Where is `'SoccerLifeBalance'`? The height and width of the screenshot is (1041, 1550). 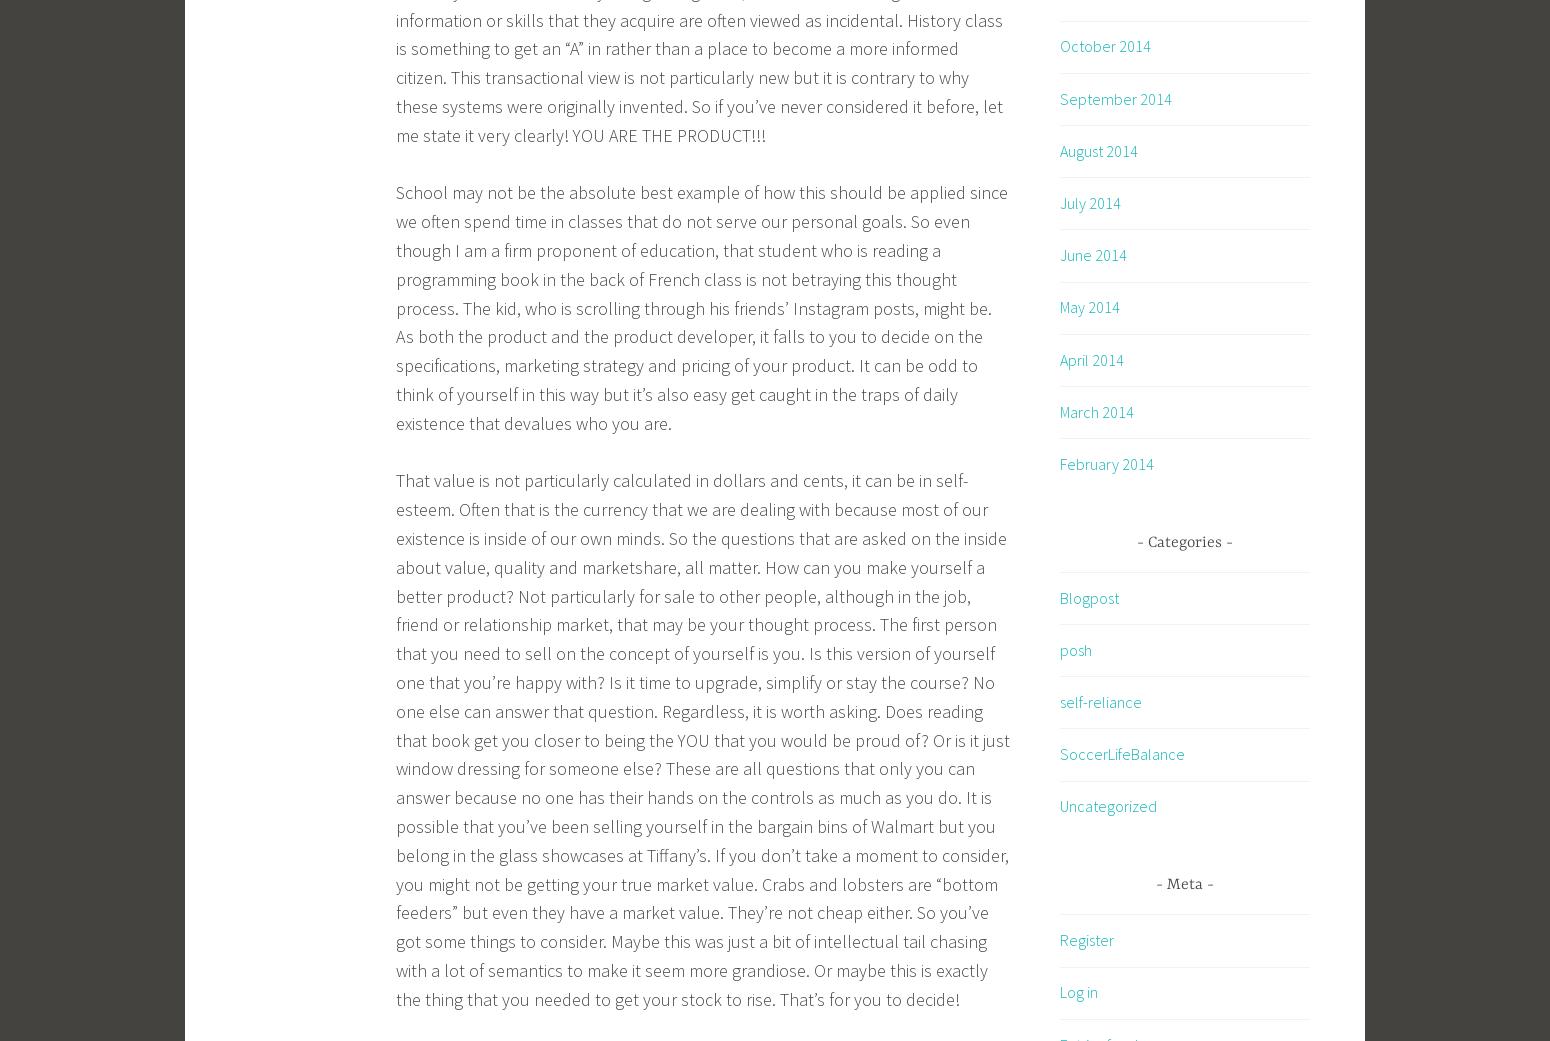 'SoccerLifeBalance' is located at coordinates (1060, 753).